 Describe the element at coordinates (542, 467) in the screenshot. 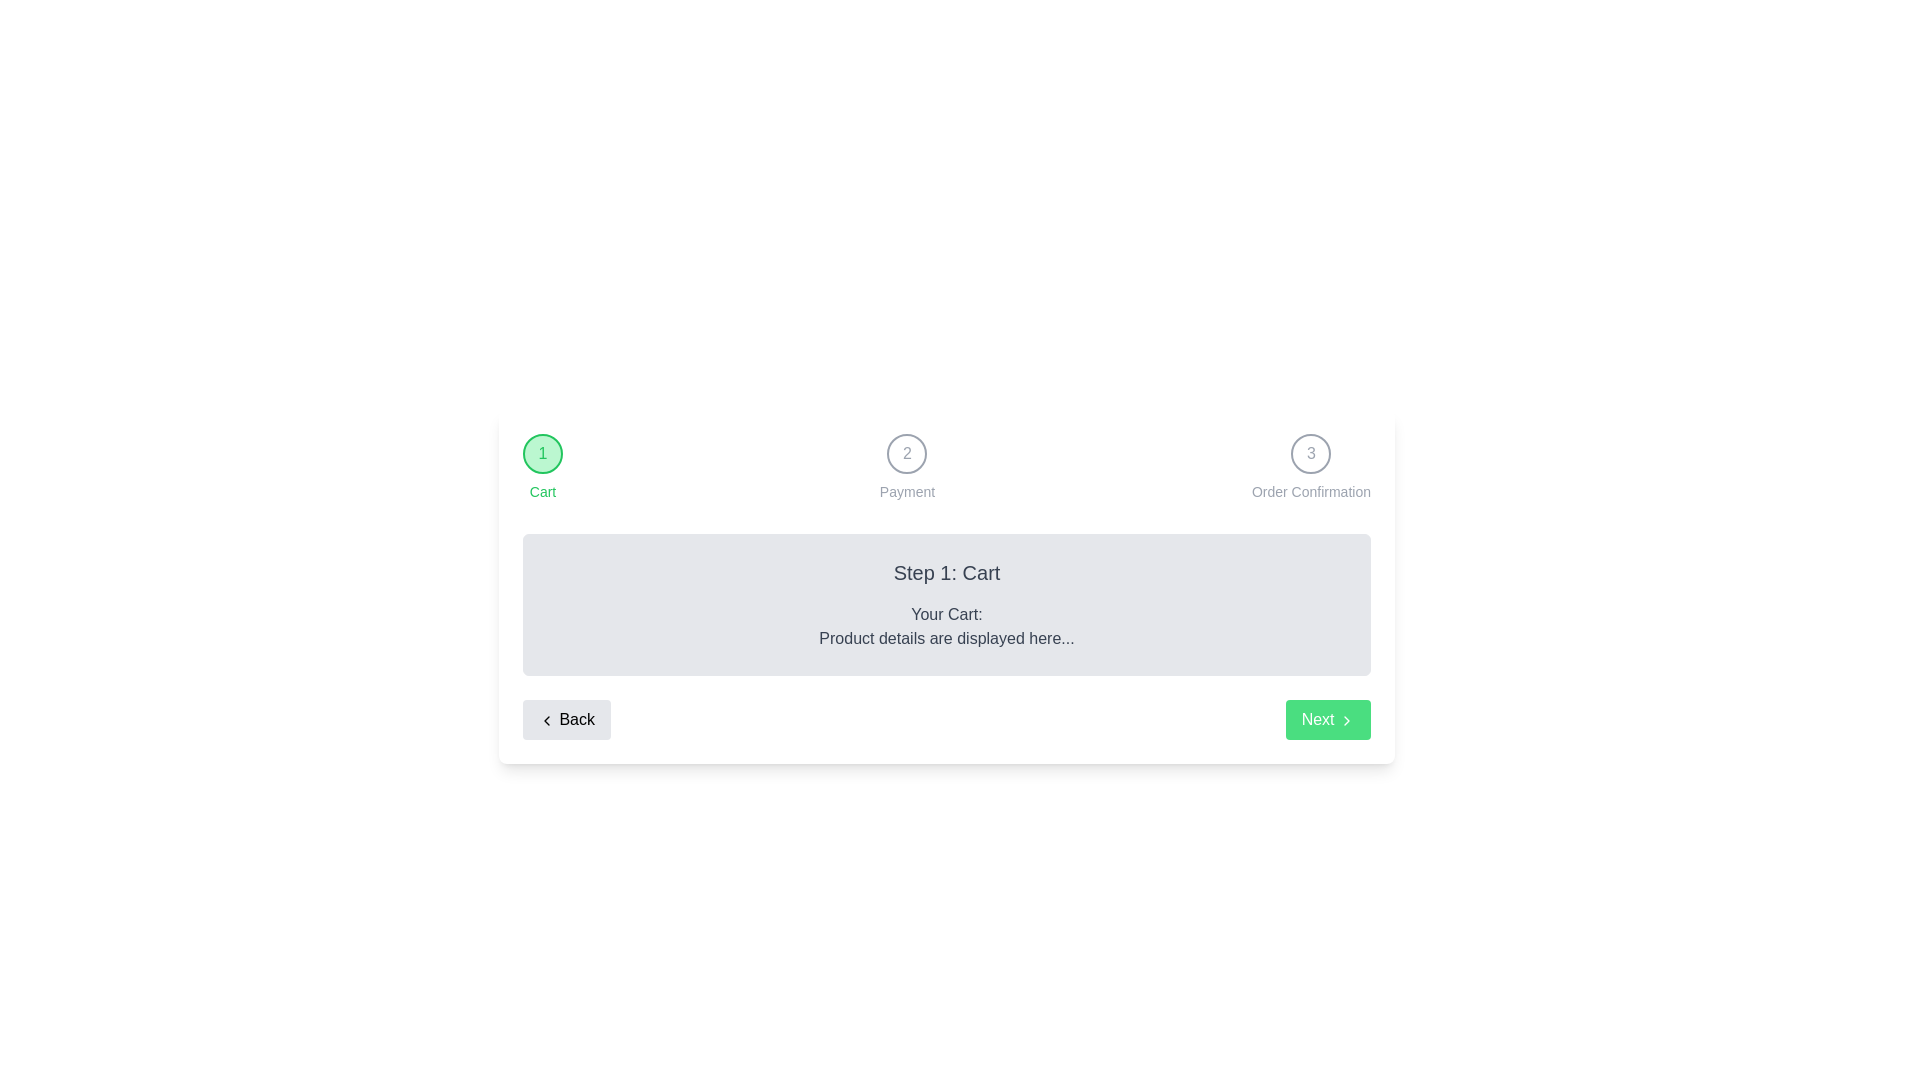

I see `the stepper elements: Cart` at that location.